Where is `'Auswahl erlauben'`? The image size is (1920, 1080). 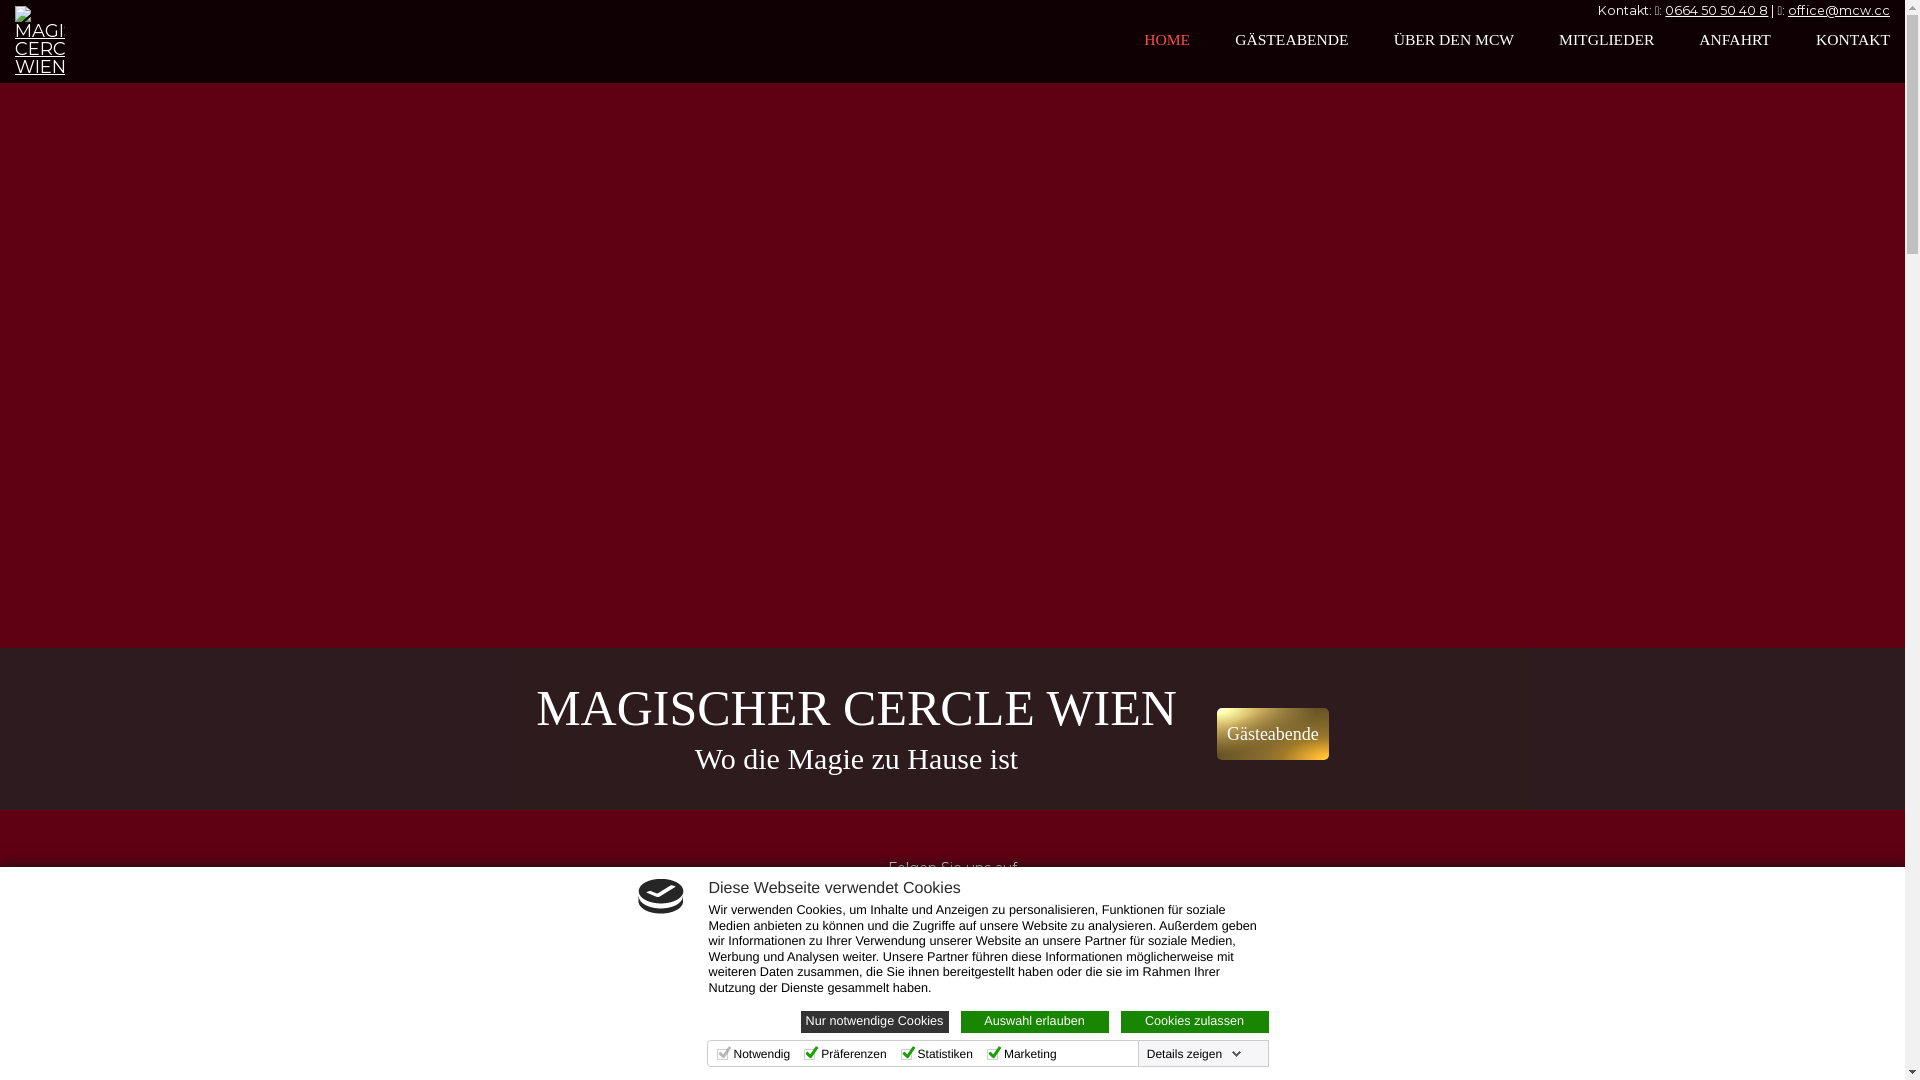
'Auswahl erlauben' is located at coordinates (1033, 1022).